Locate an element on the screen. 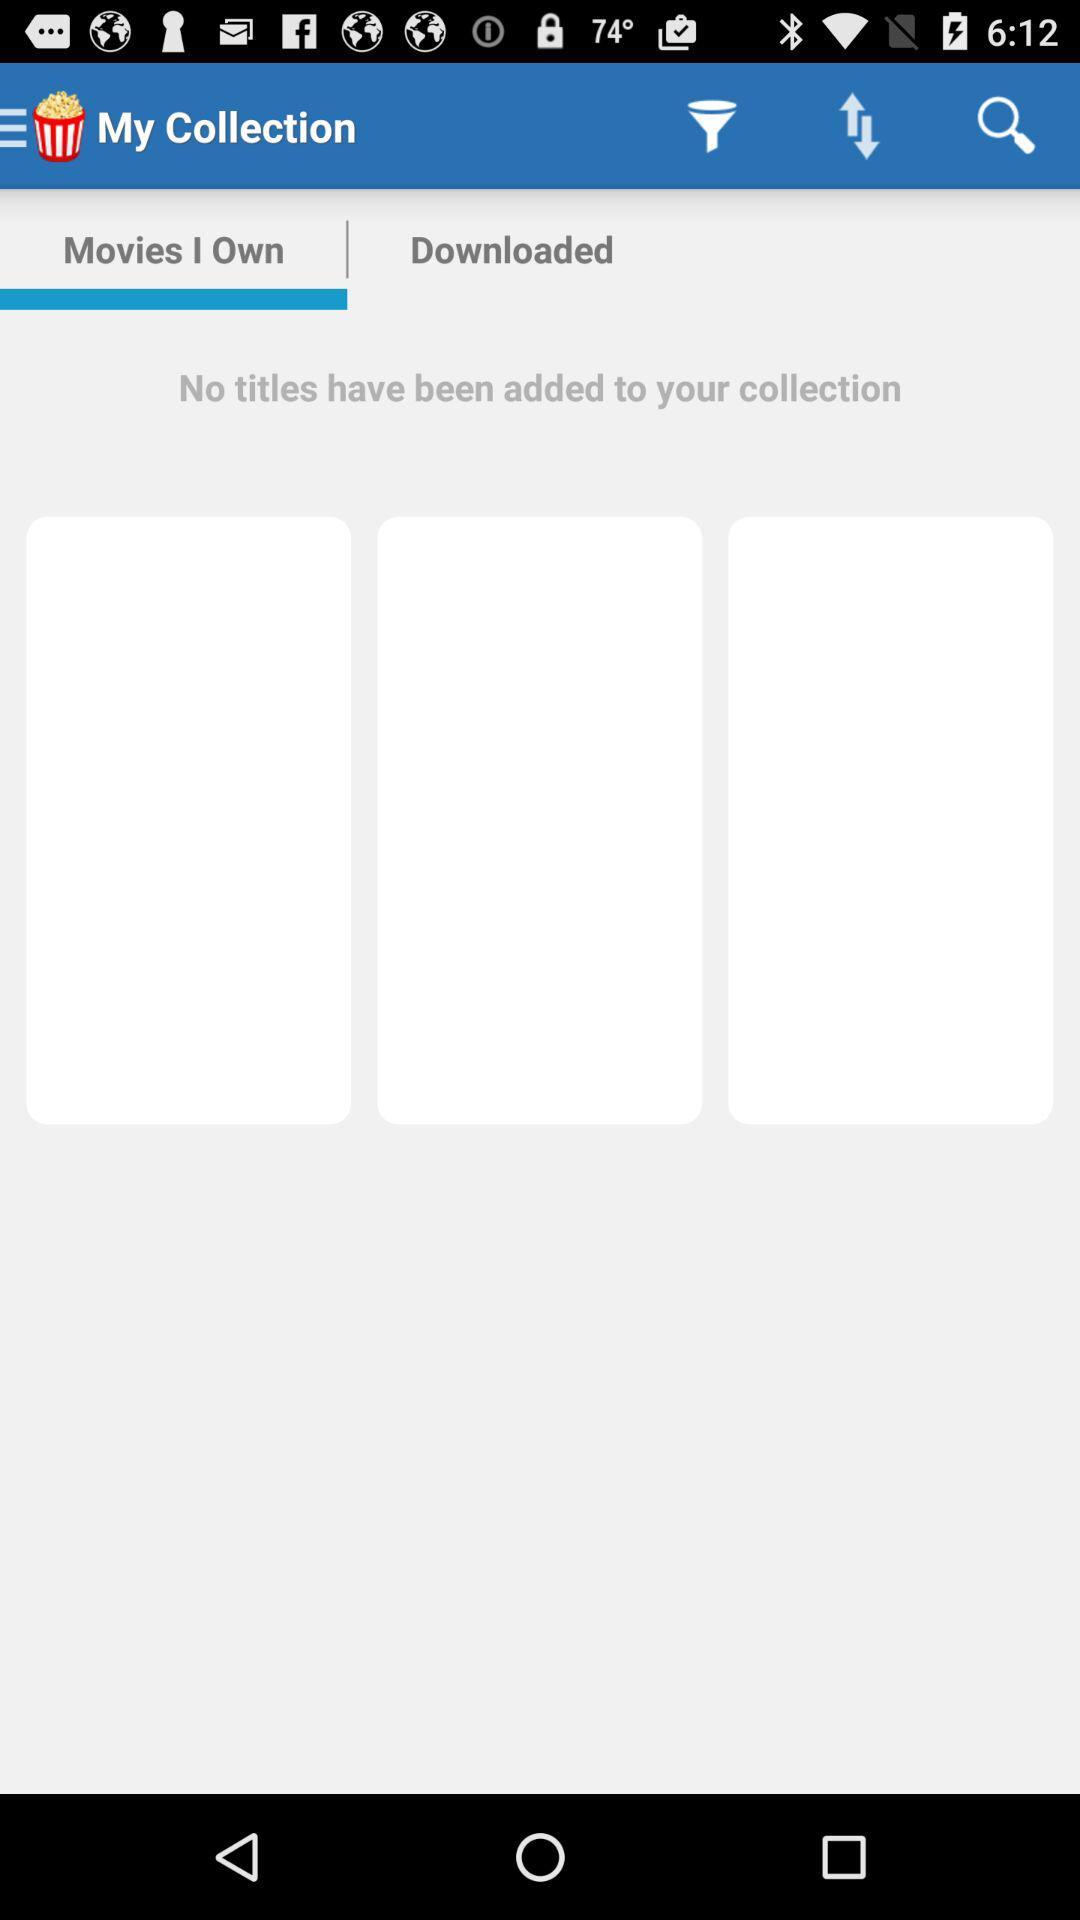  the item to the right of the my collection is located at coordinates (711, 124).